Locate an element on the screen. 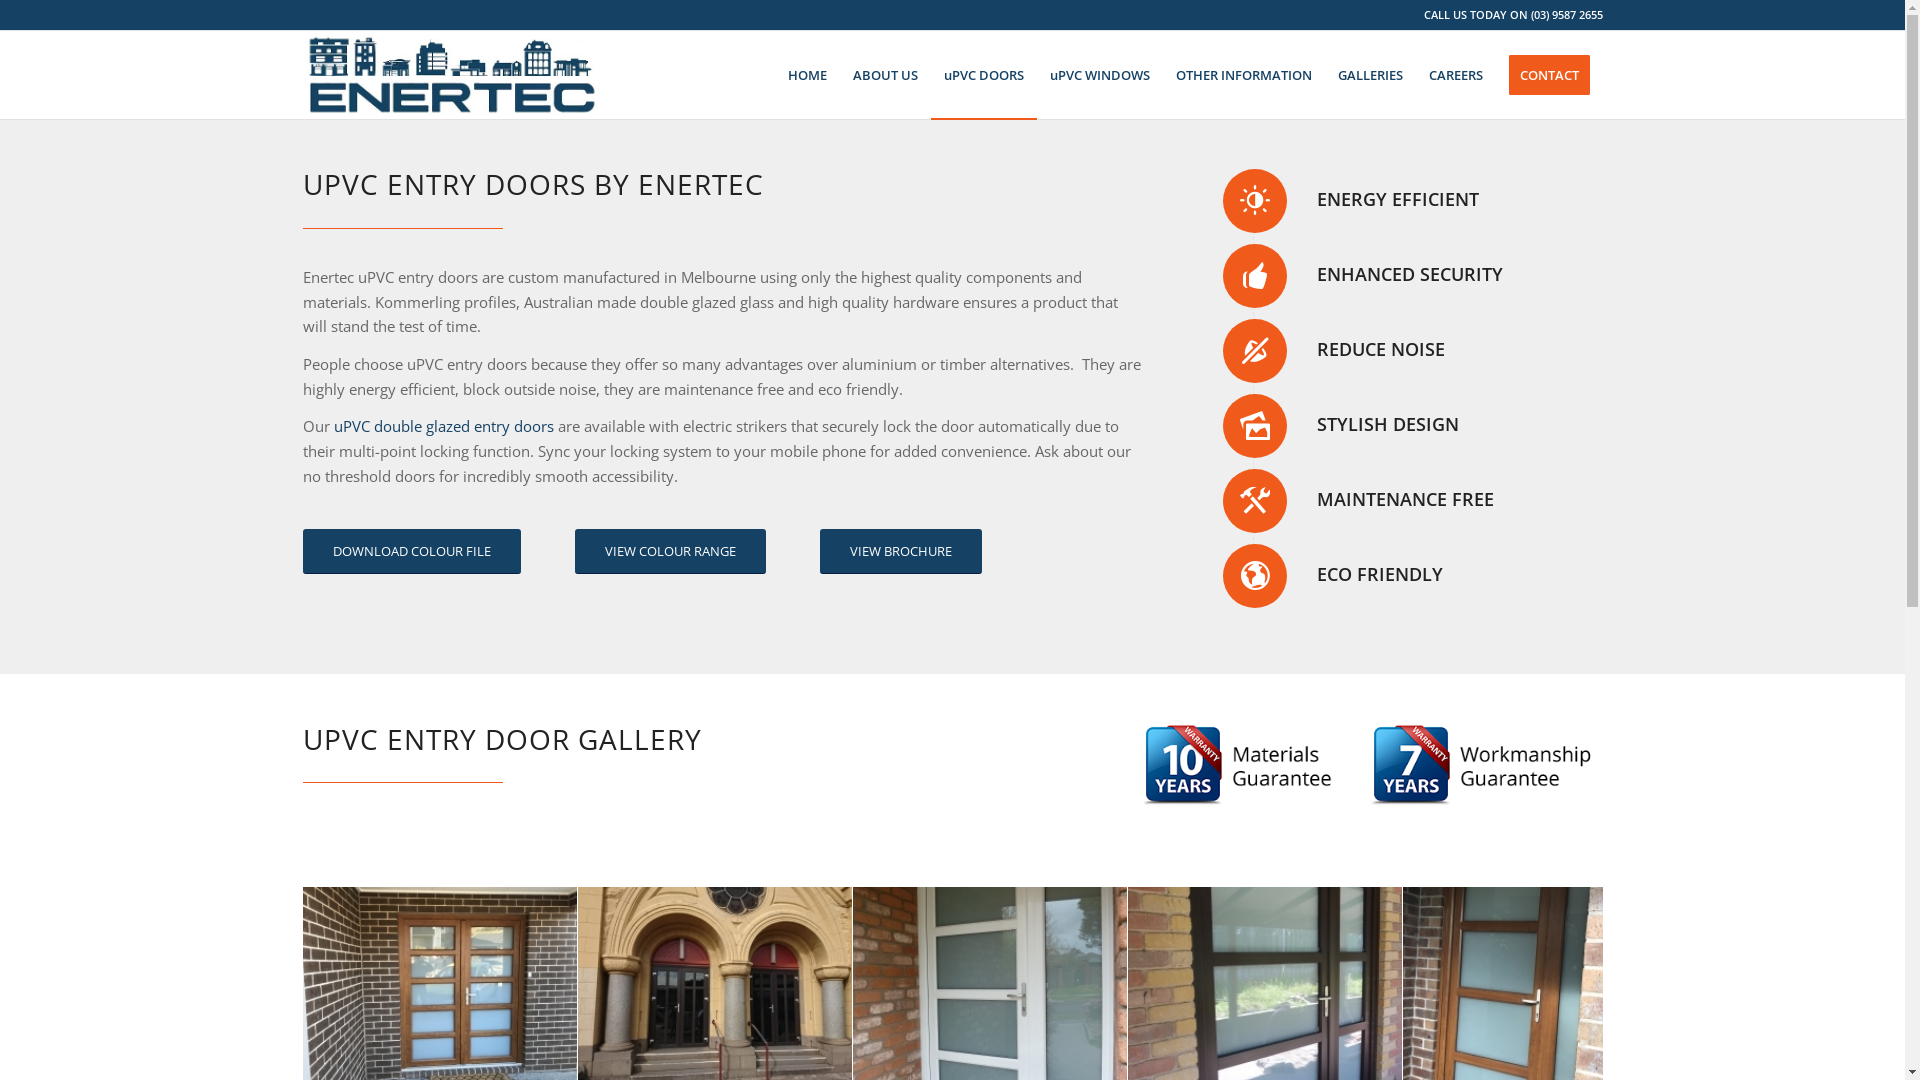 This screenshot has width=1920, height=1080. 'HOME' is located at coordinates (806, 73).